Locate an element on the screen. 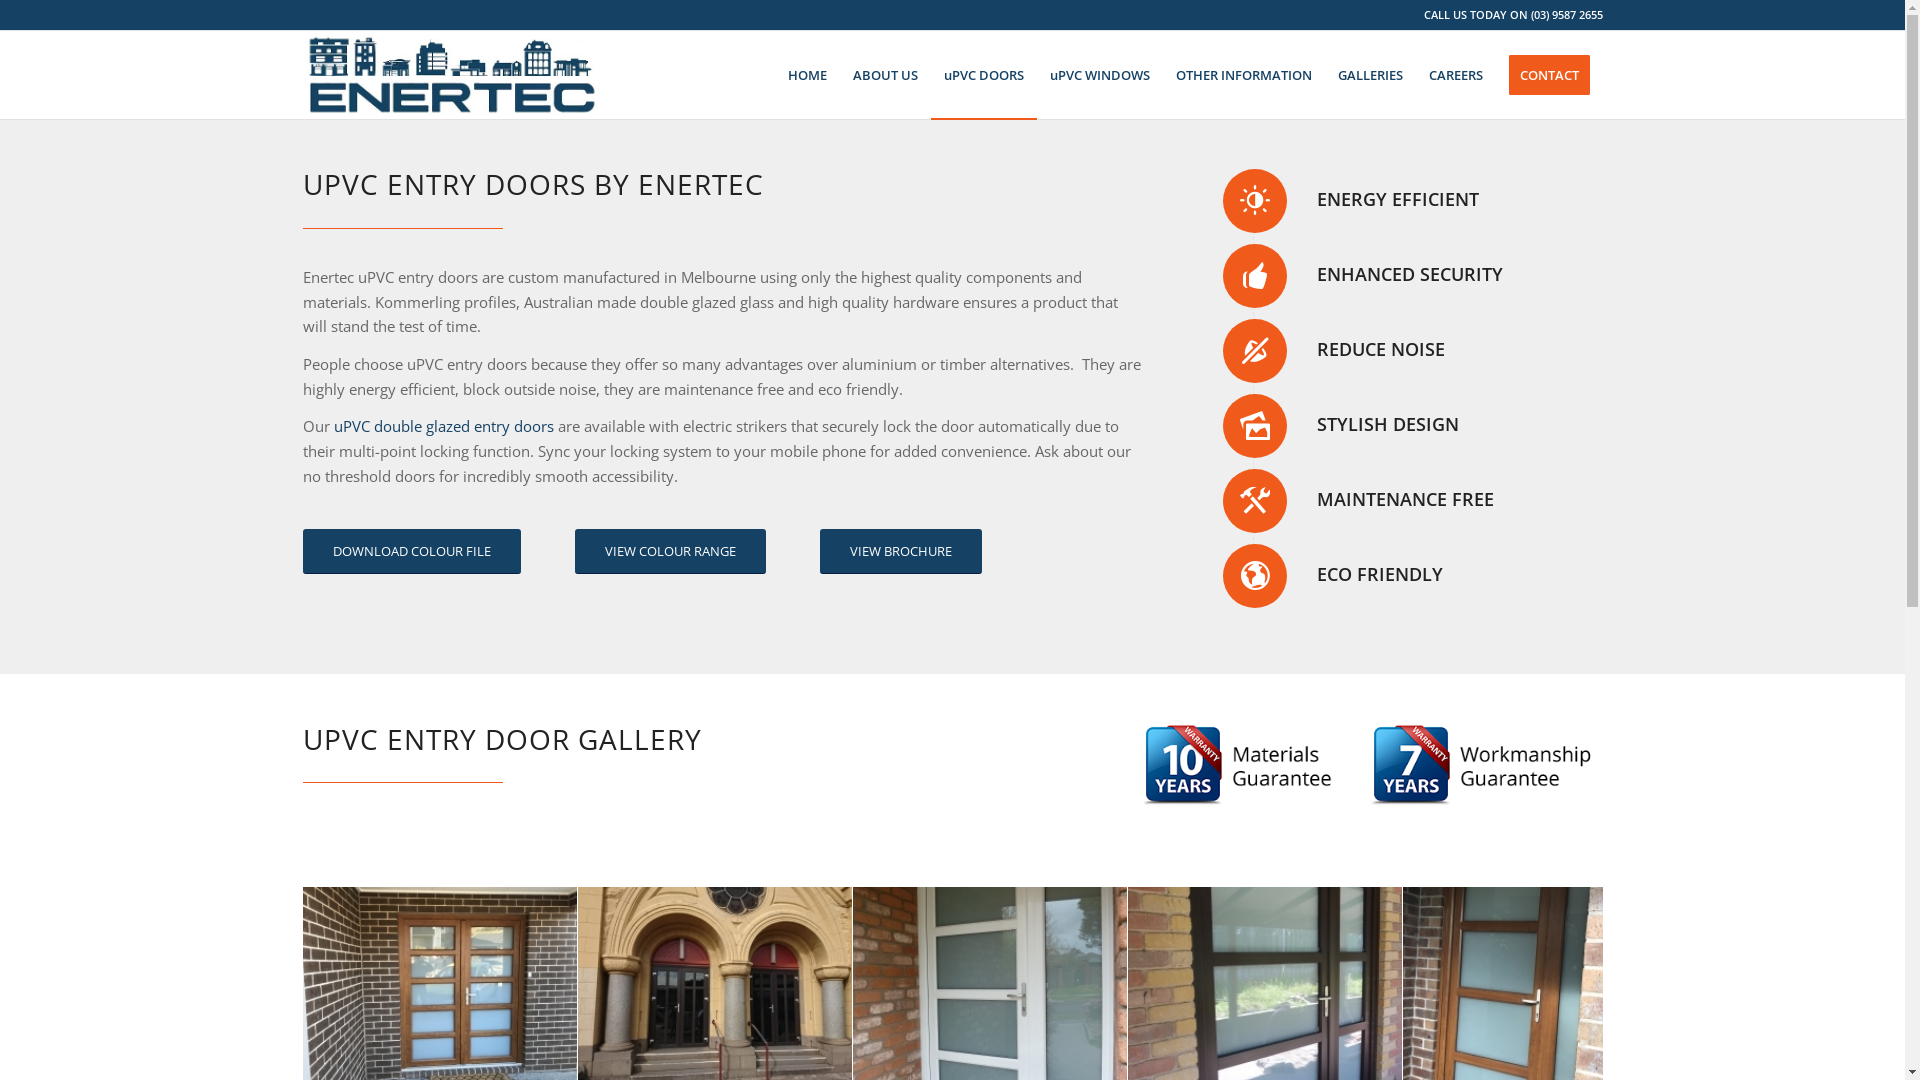 This screenshot has width=1920, height=1080. 'HOME' is located at coordinates (806, 73).